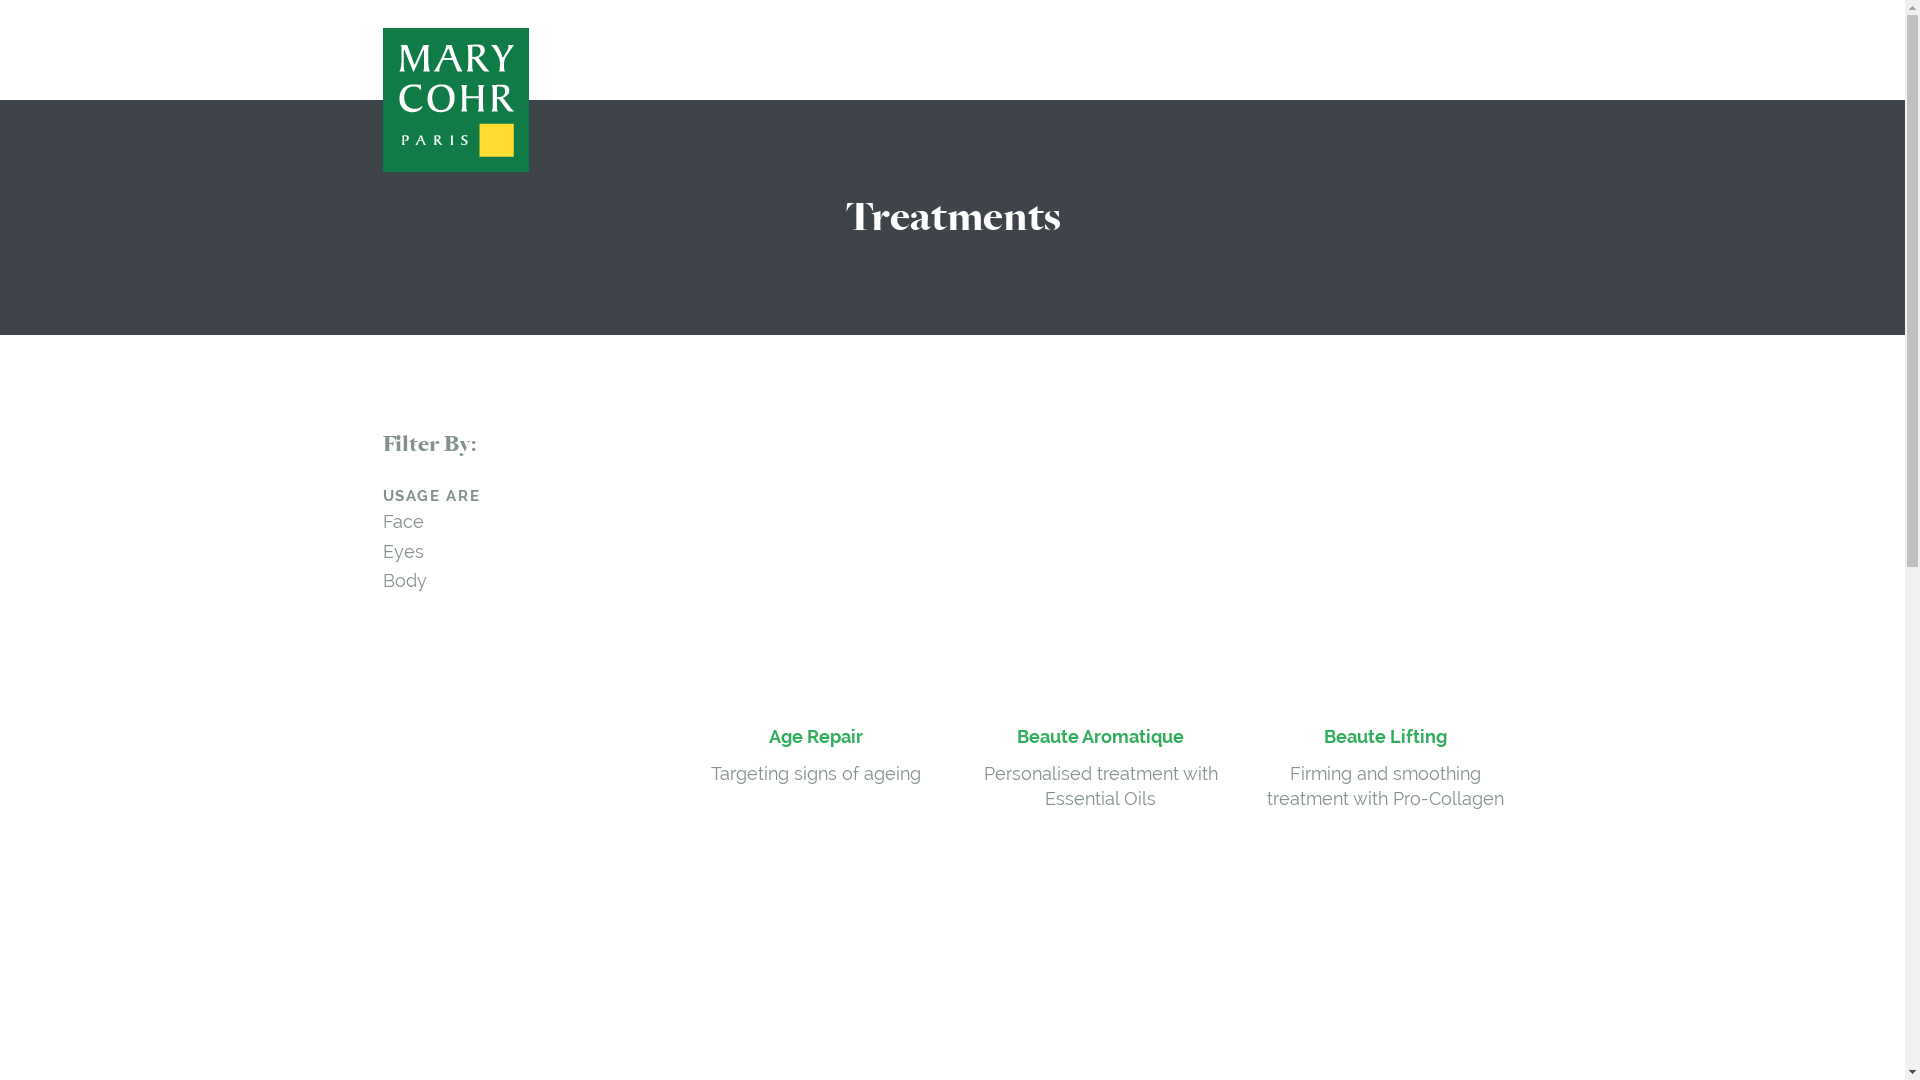 Image resolution: width=1920 pixels, height=1080 pixels. I want to click on 'Beaute Aromatique, so click(964, 620).